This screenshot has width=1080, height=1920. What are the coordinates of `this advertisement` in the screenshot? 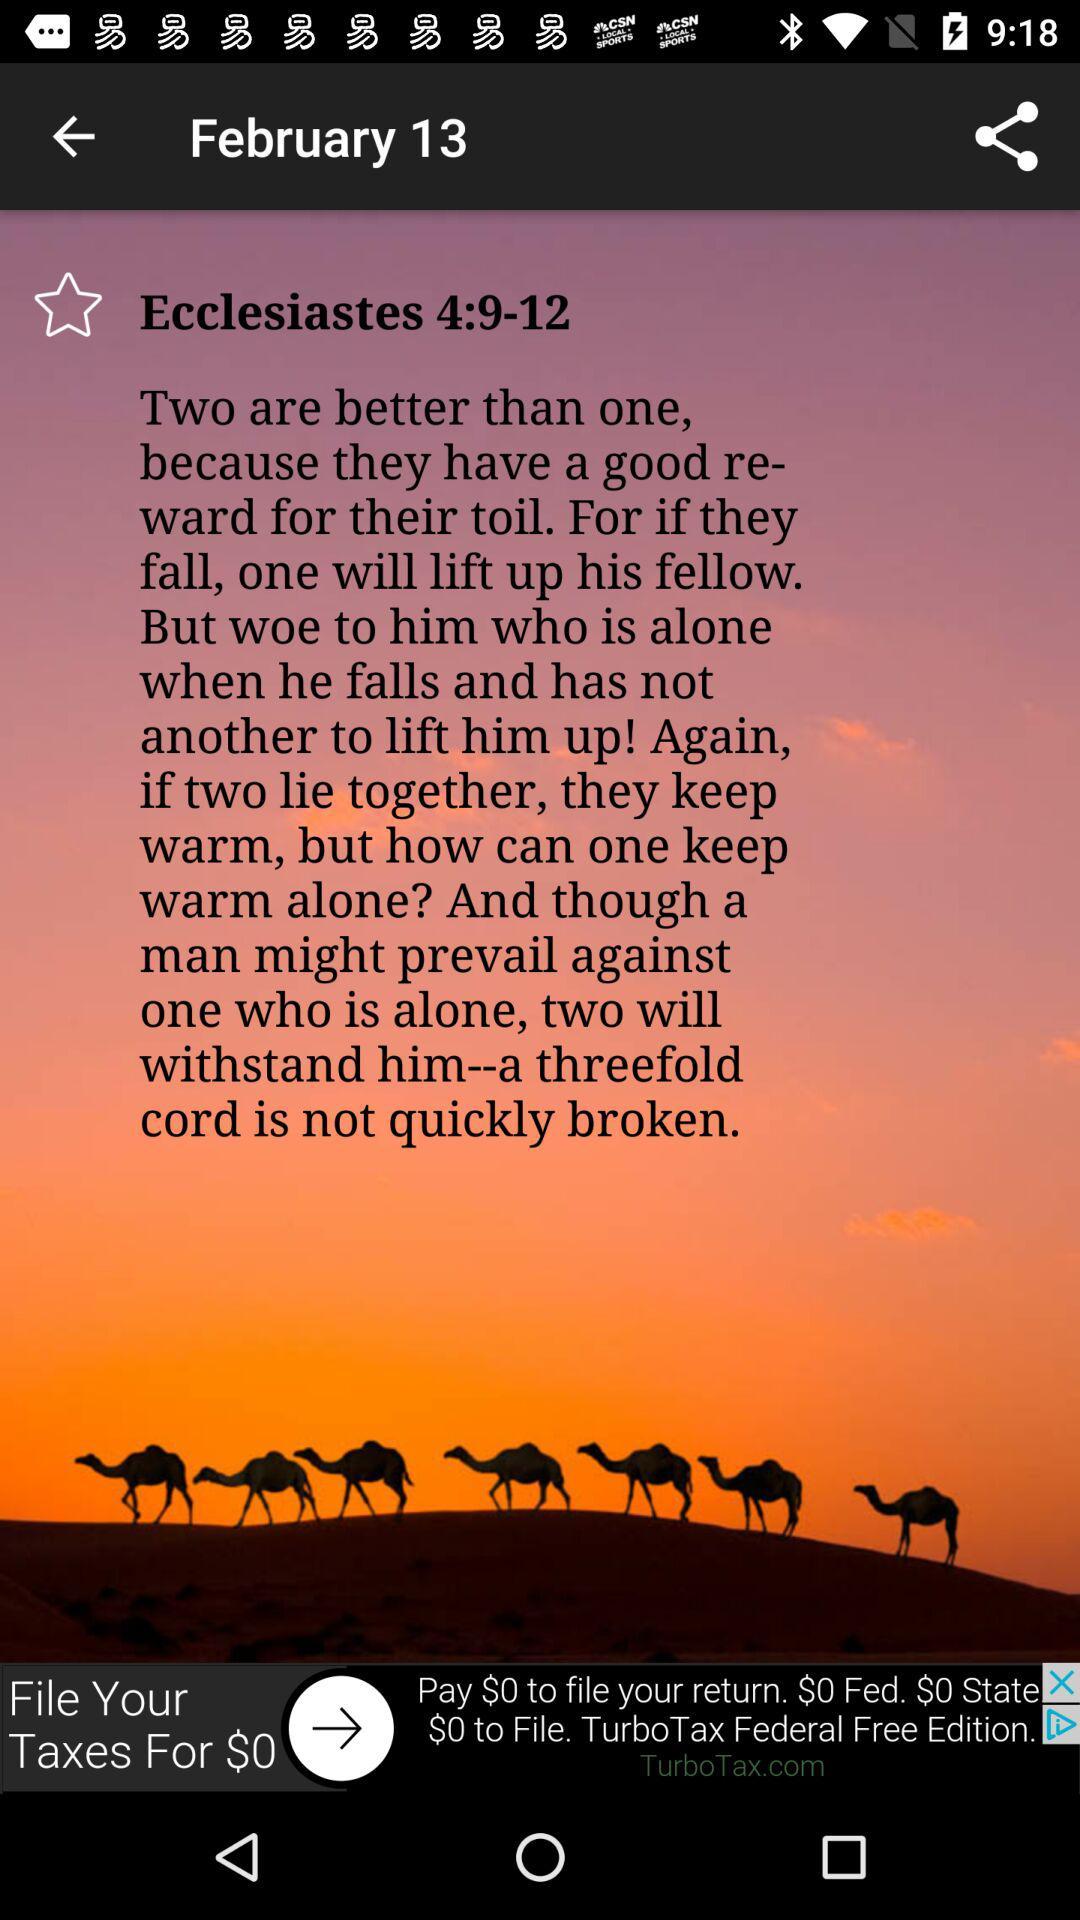 It's located at (540, 1727).